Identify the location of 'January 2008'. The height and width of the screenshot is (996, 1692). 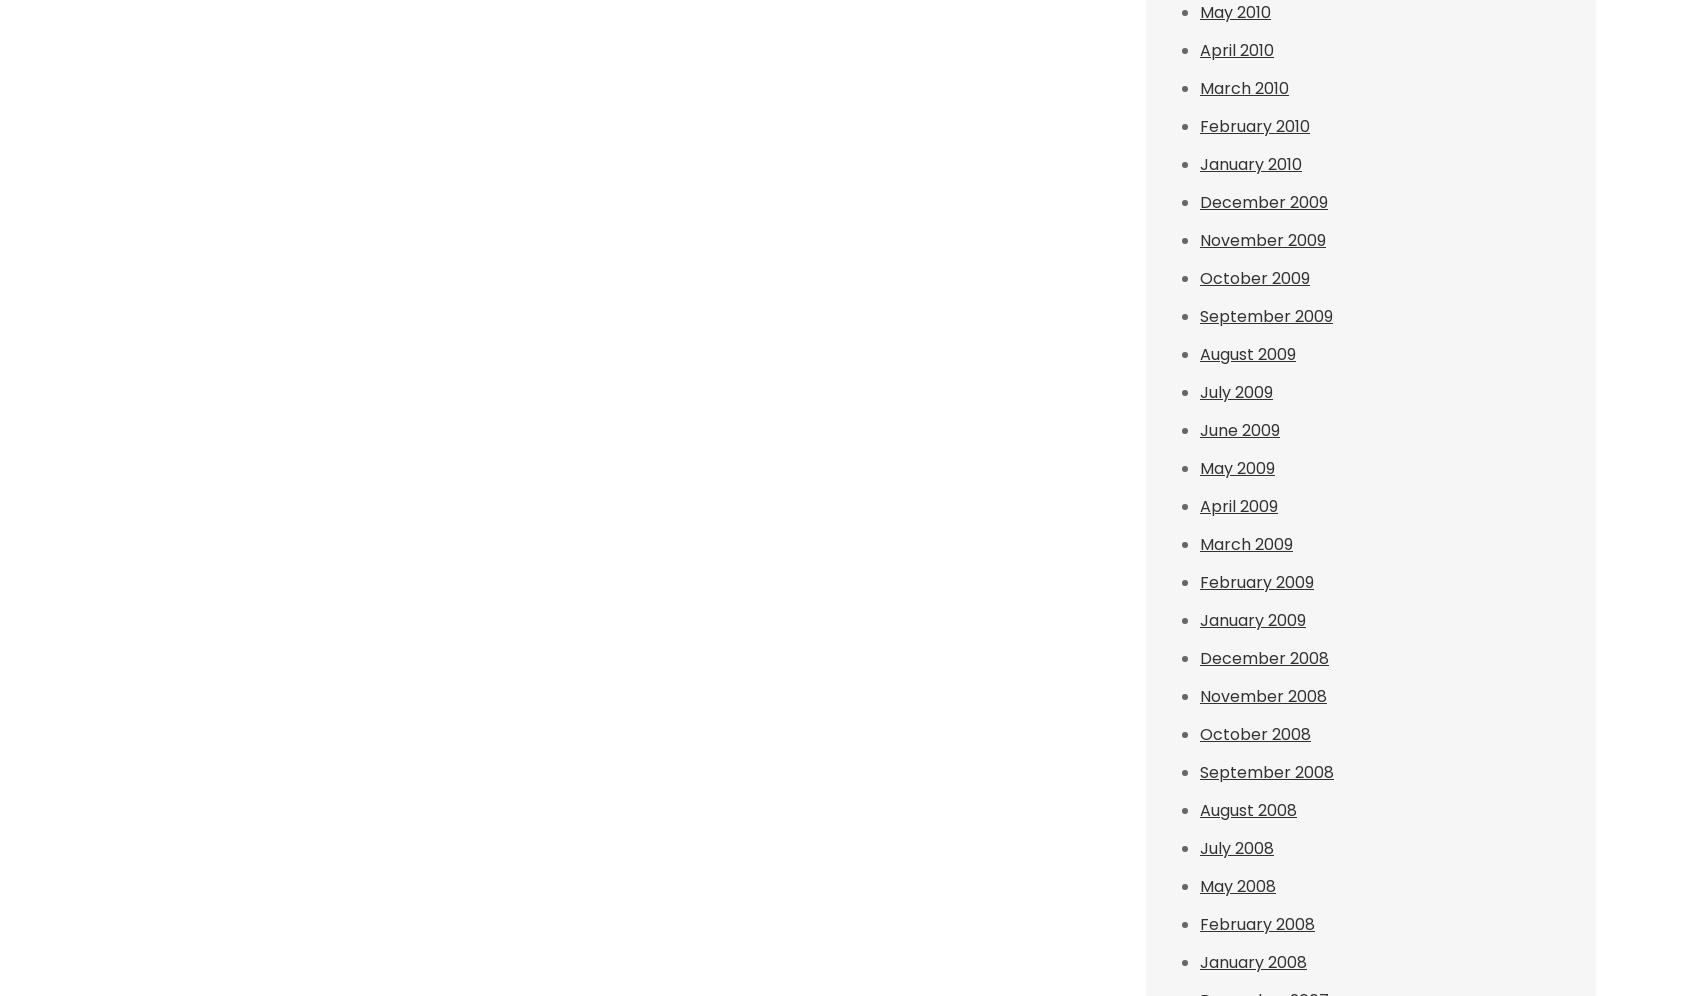
(1253, 961).